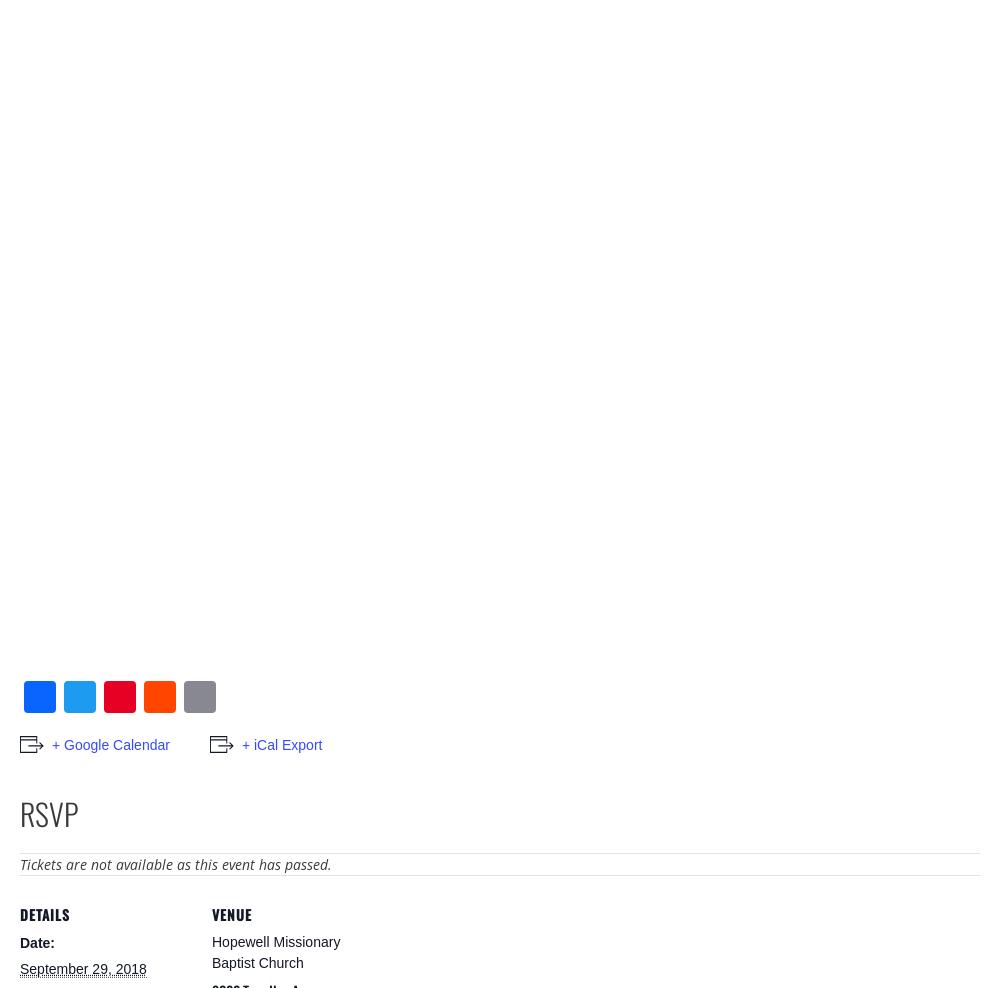 The width and height of the screenshot is (1000, 988). Describe the element at coordinates (276, 952) in the screenshot. I see `'Hopewell Missionary Baptist Church'` at that location.